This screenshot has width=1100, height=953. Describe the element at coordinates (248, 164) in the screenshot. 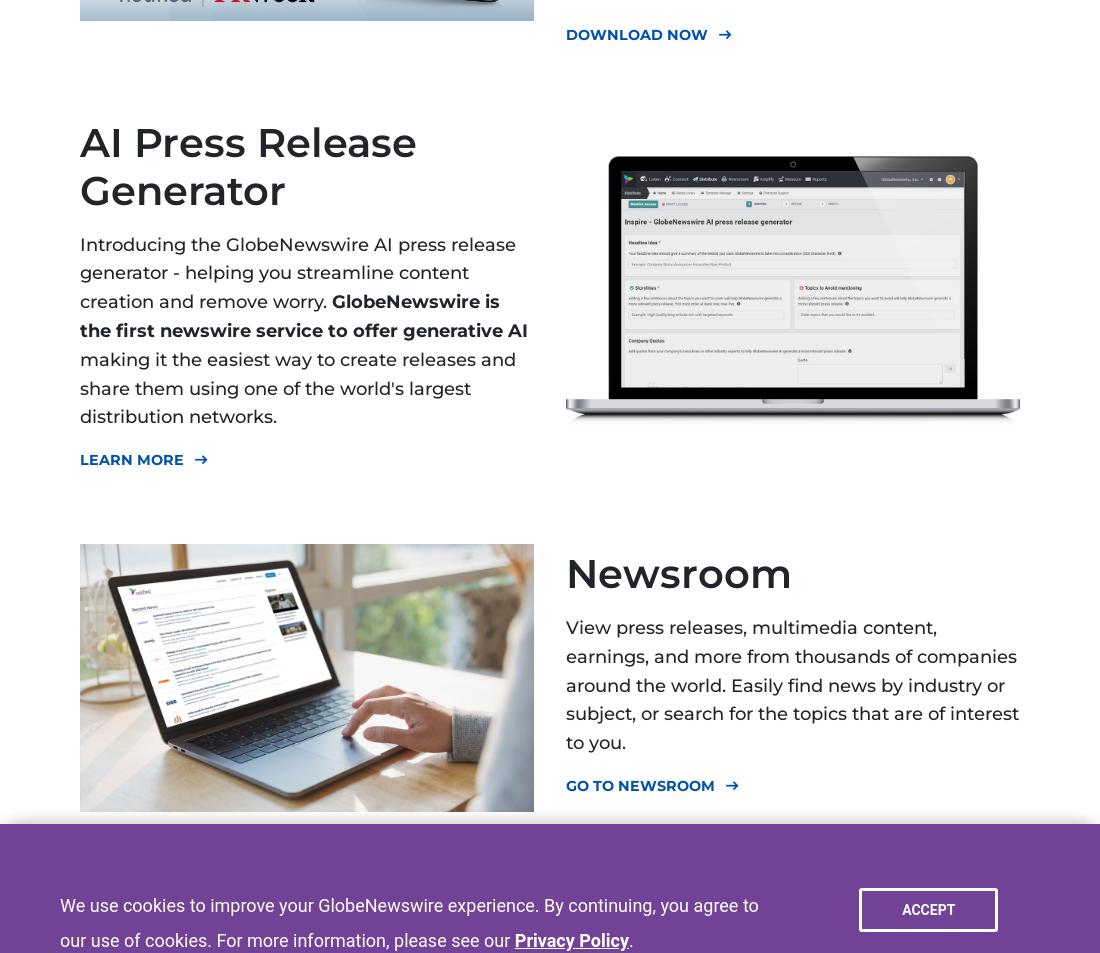

I see `'AI Press Release Generator'` at that location.